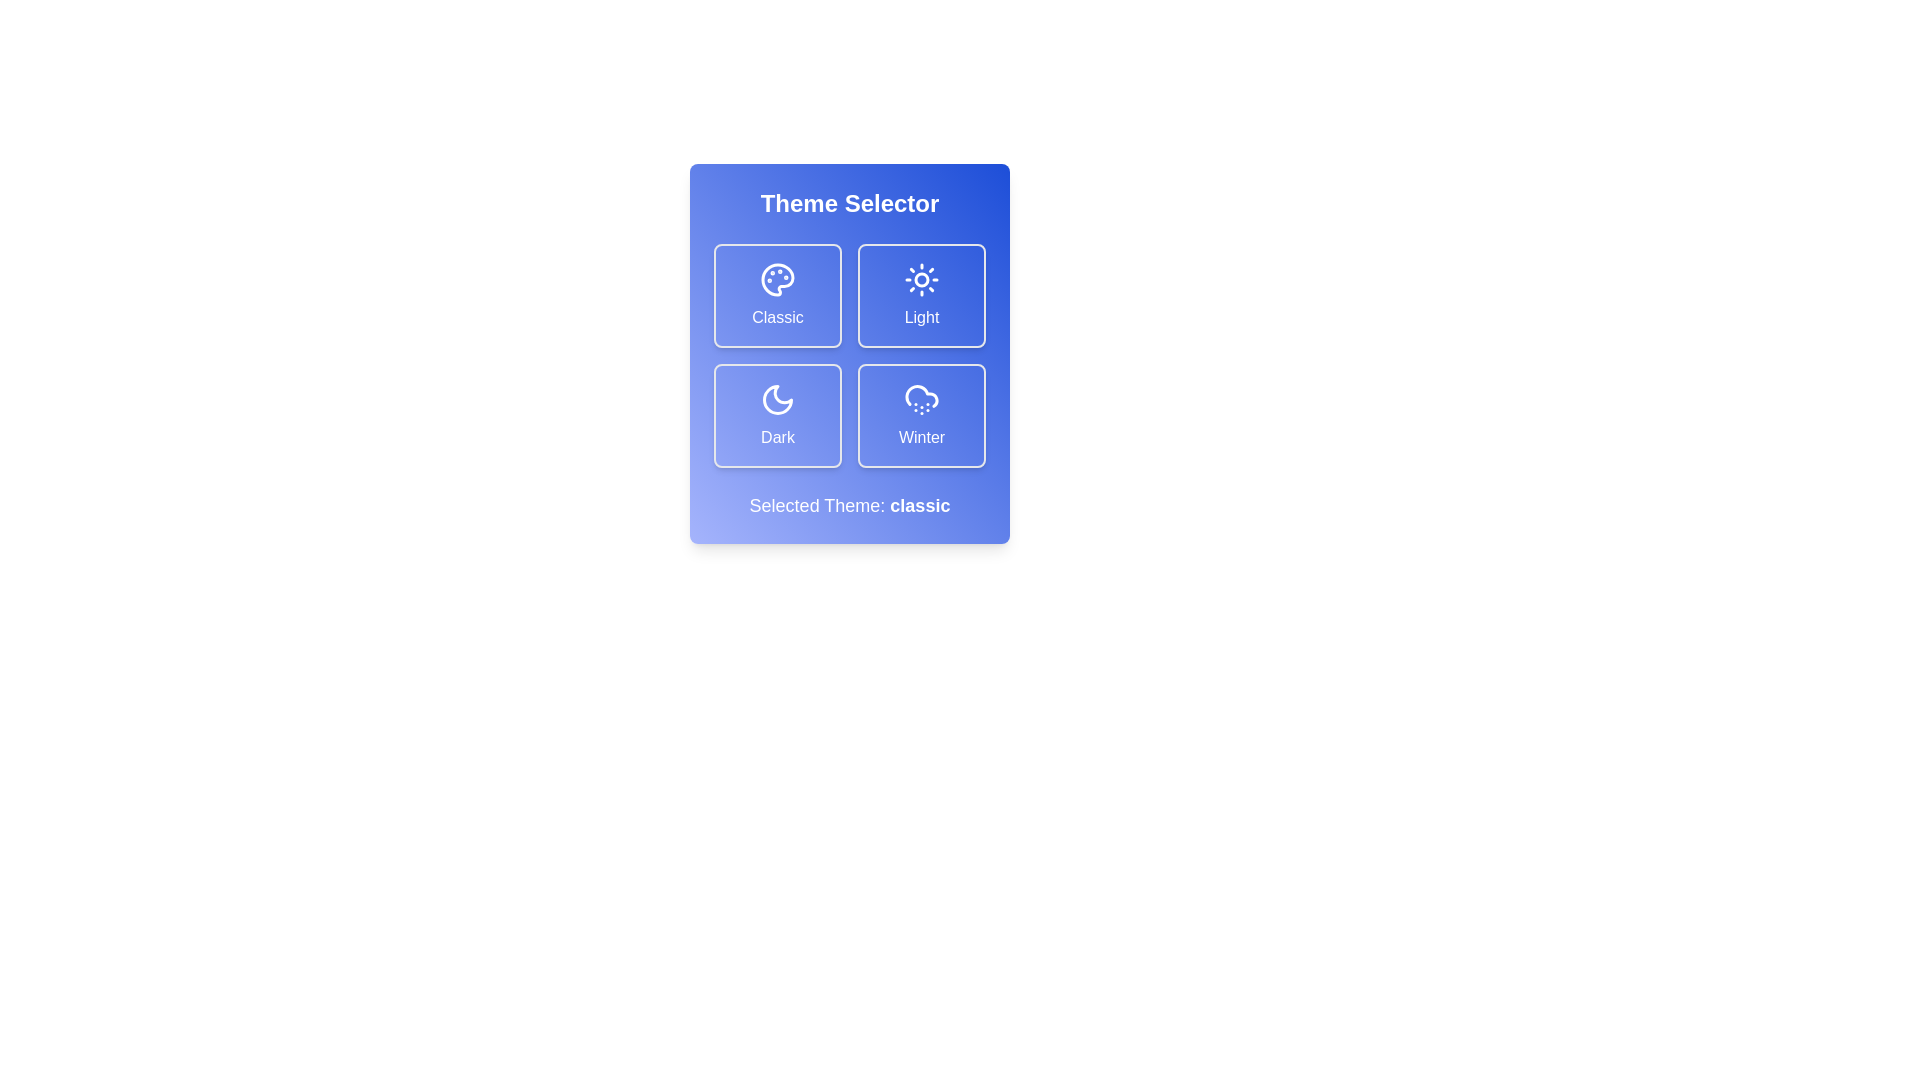  I want to click on the theme by clicking on the respective button. The parameter dark specifies the theme to select, with possible values being 'classic', 'light', 'dark', or 'winter', so click(776, 415).